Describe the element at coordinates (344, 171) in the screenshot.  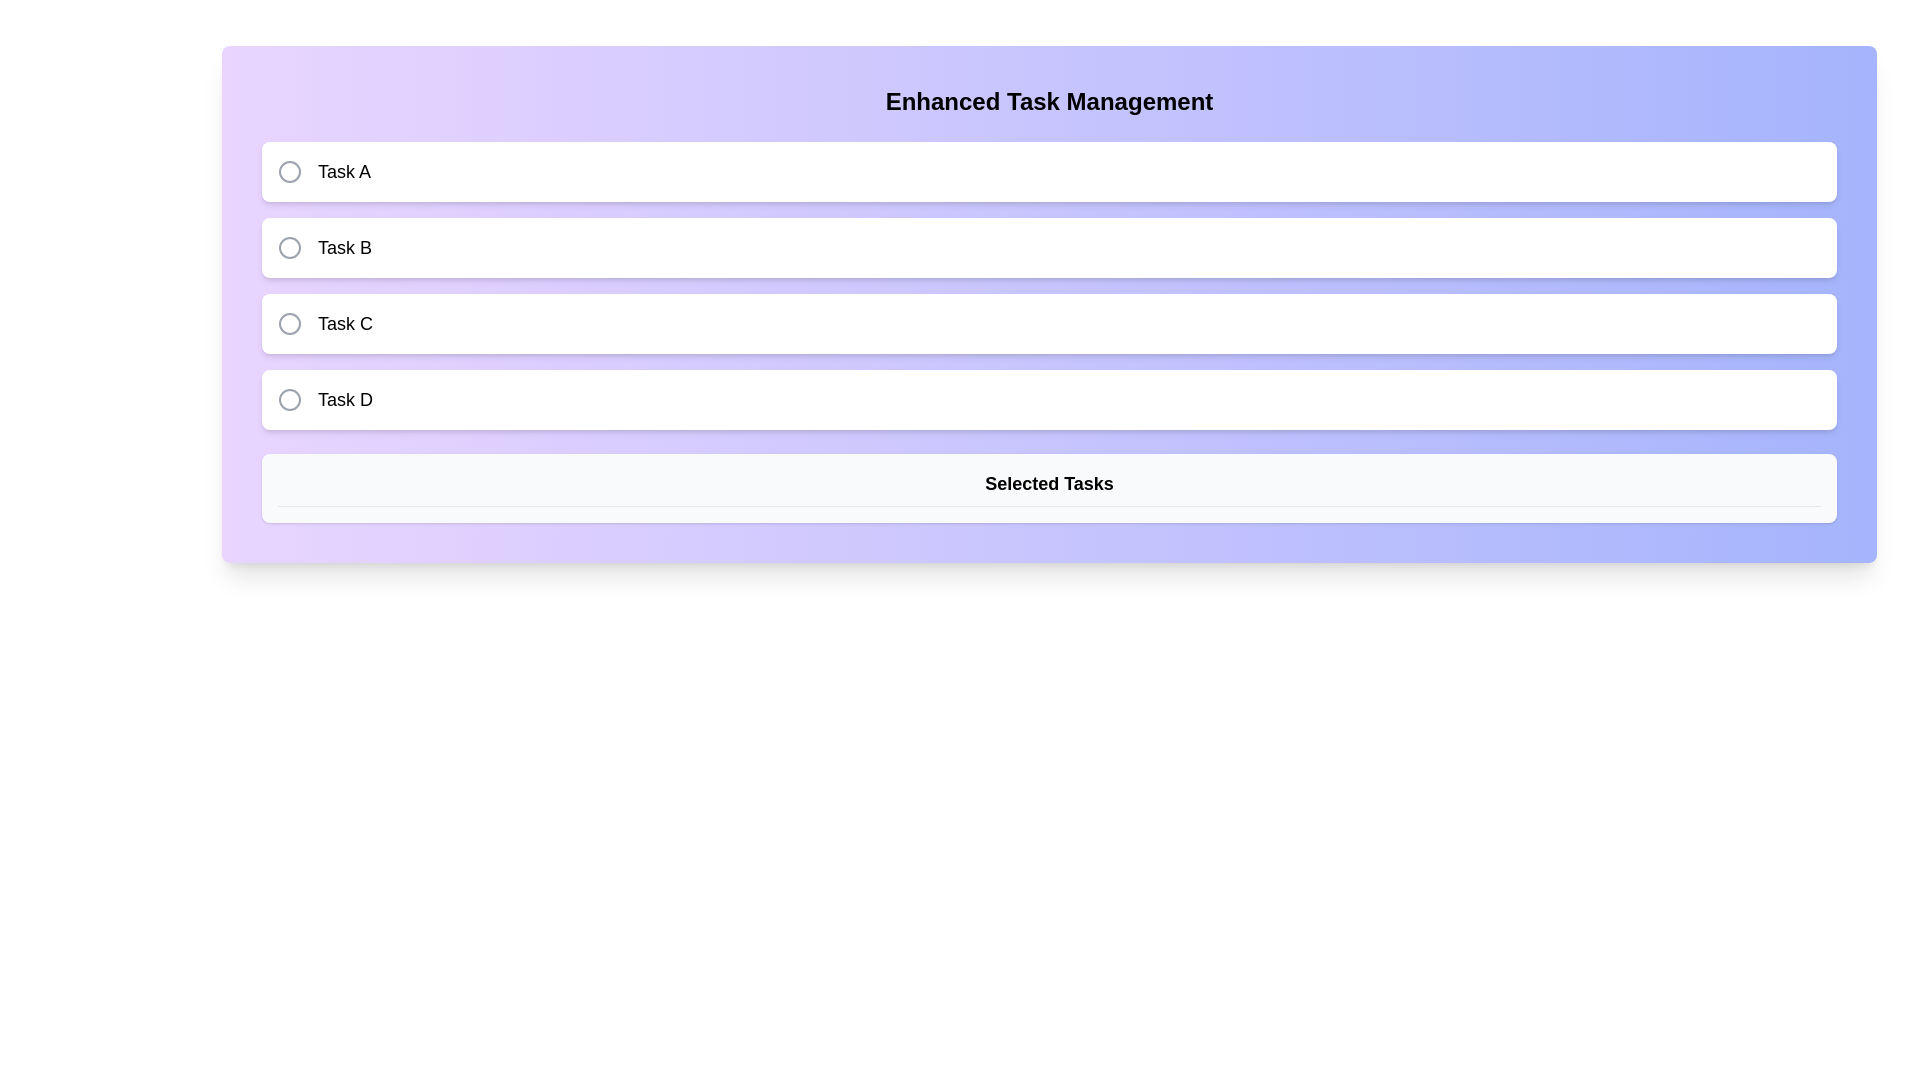
I see `the text label displaying 'Task A', which is bold and black, located to the right of a circular icon in the first item of a vertically arranged list` at that location.